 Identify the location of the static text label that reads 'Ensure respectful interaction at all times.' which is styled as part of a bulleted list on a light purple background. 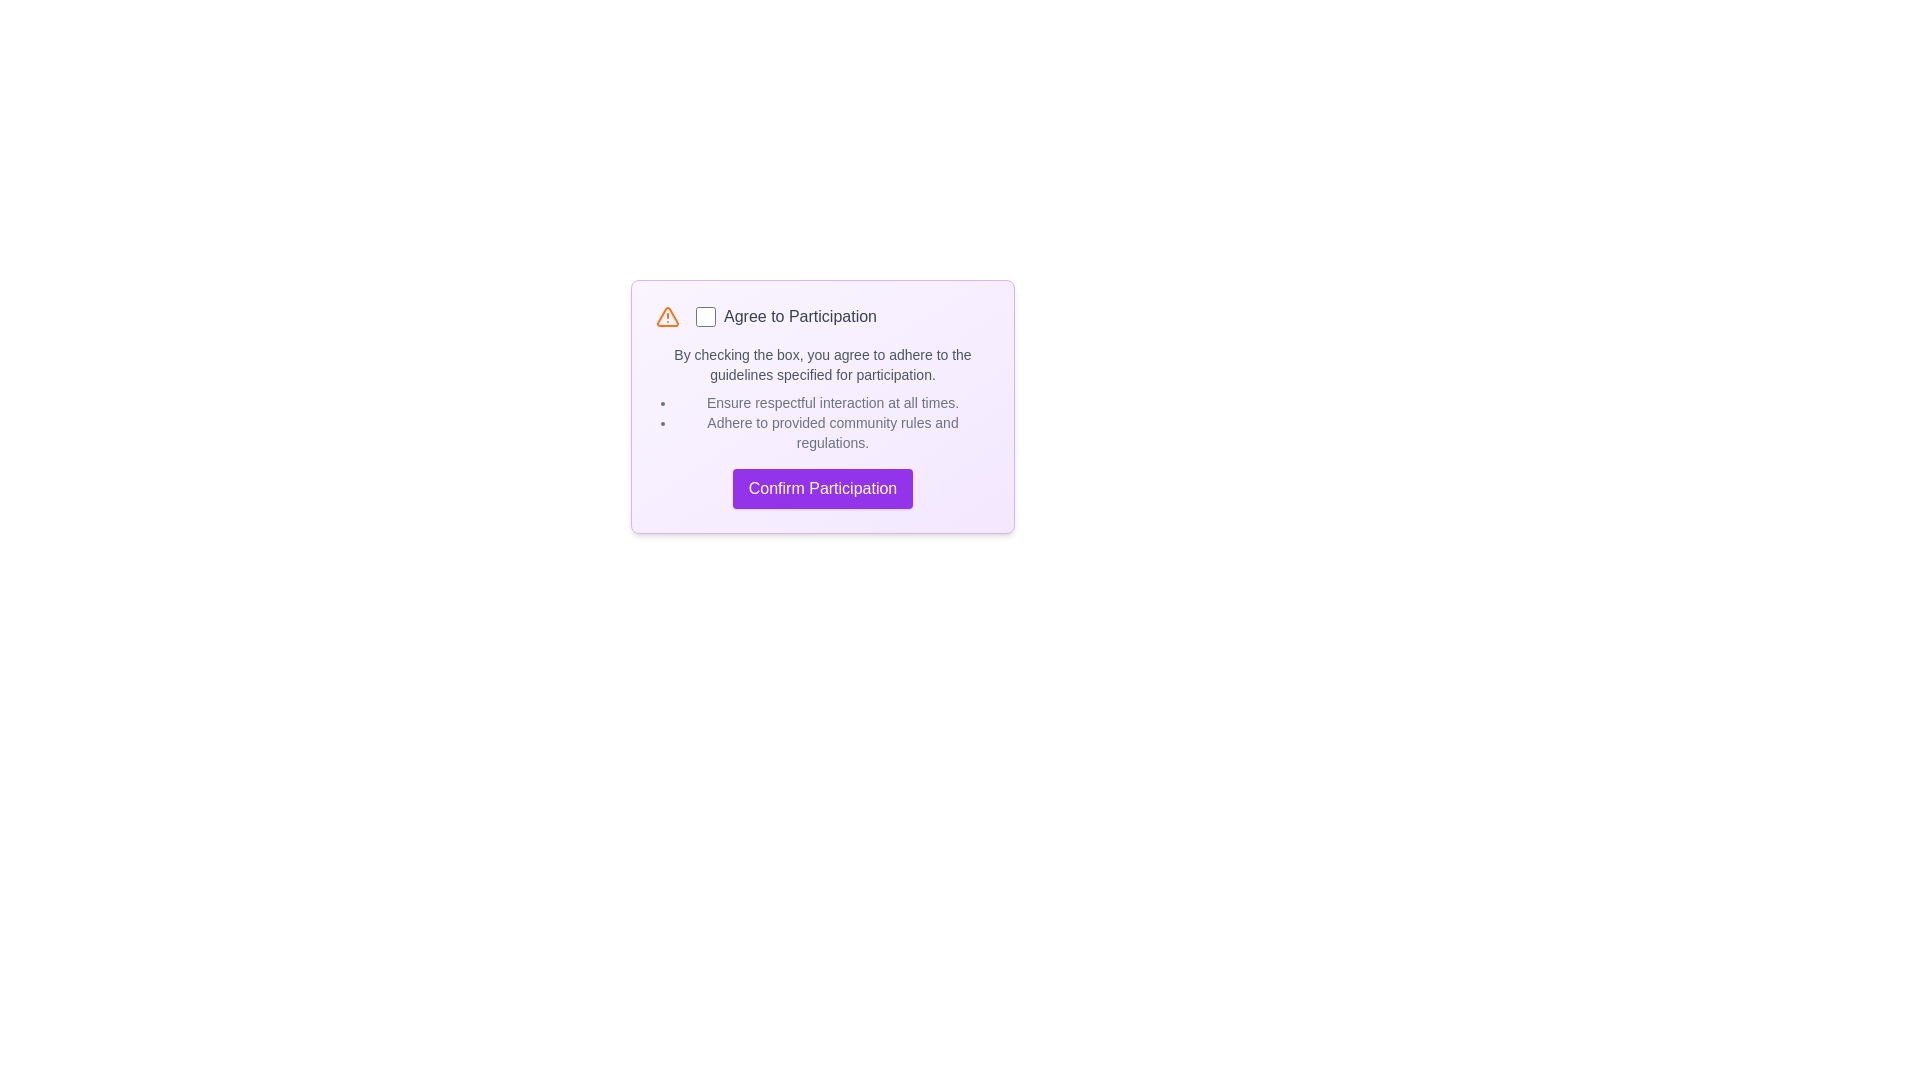
(833, 402).